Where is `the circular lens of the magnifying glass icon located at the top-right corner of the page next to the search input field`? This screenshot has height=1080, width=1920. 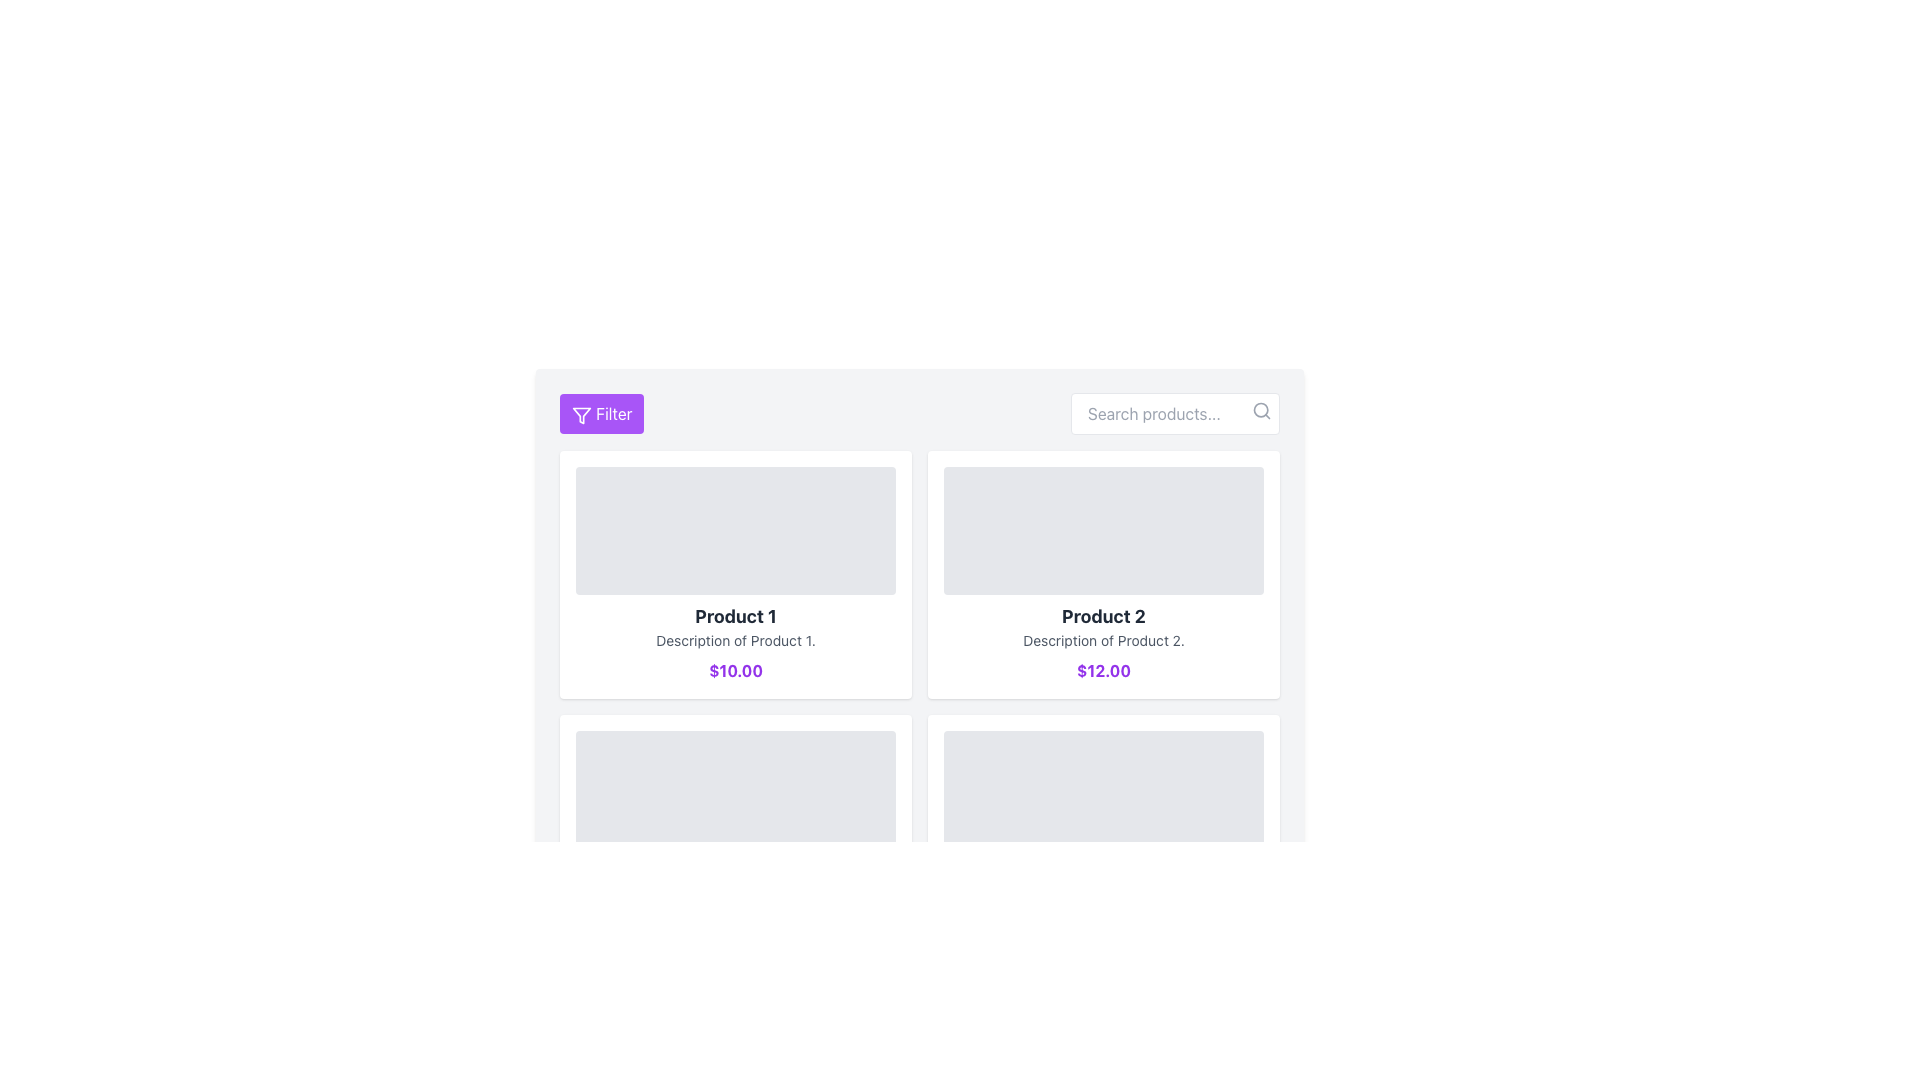
the circular lens of the magnifying glass icon located at the top-right corner of the page next to the search input field is located at coordinates (1260, 409).